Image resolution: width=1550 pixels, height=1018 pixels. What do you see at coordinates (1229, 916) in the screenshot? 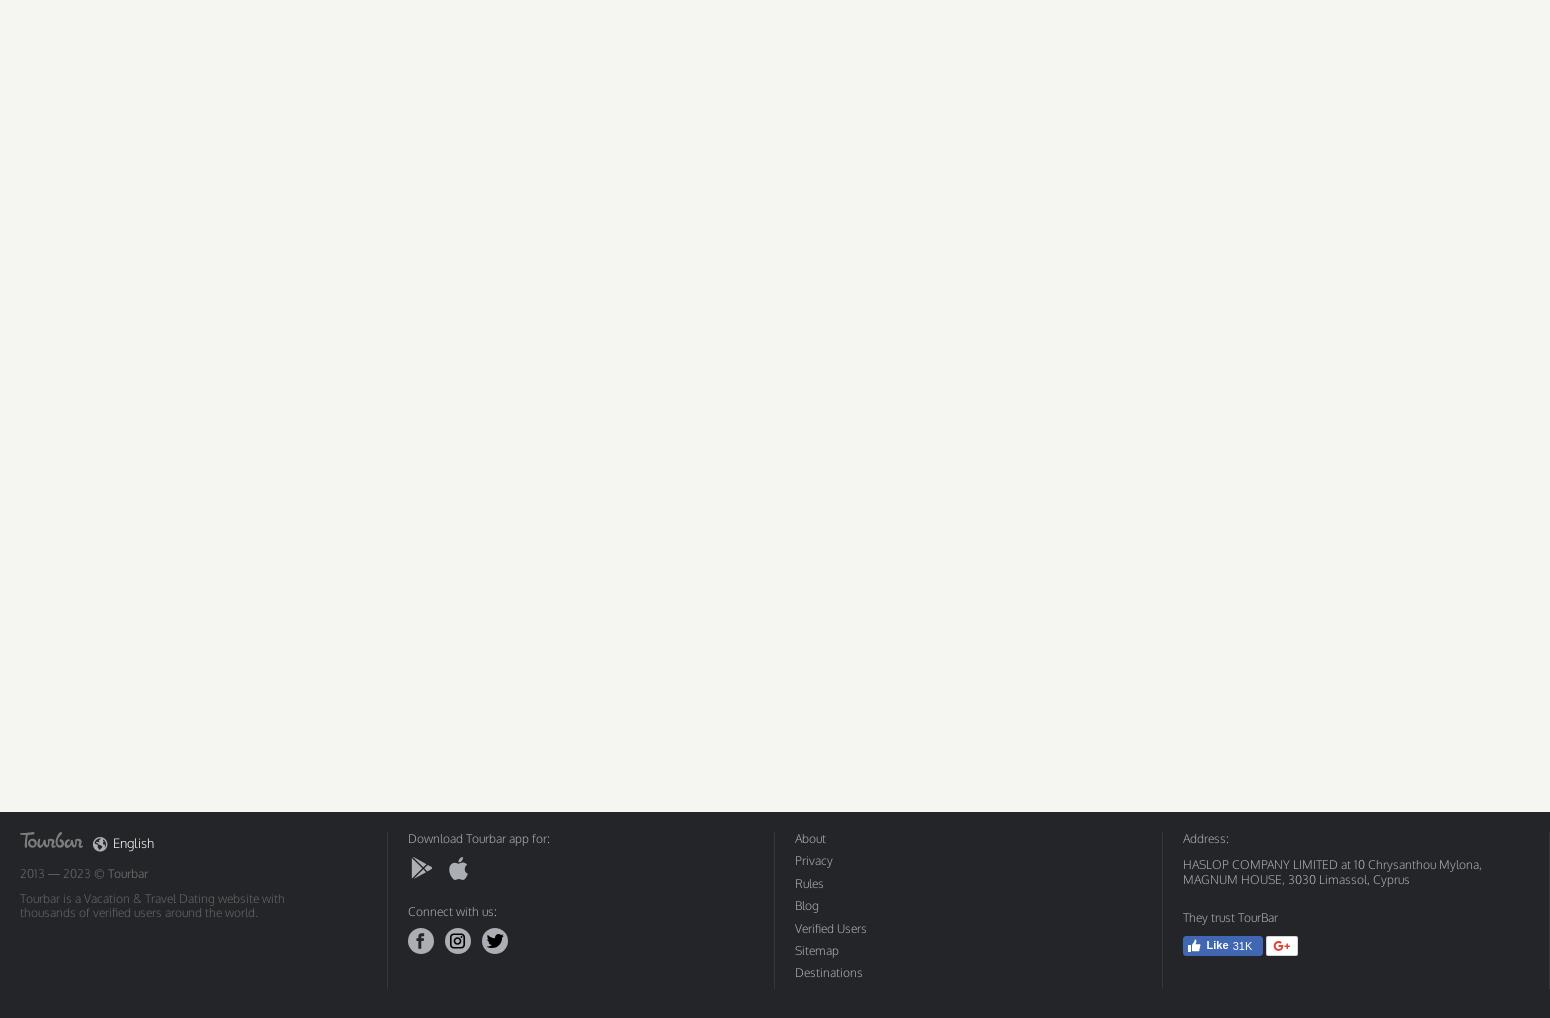
I see `'They trust TourBar'` at bounding box center [1229, 916].